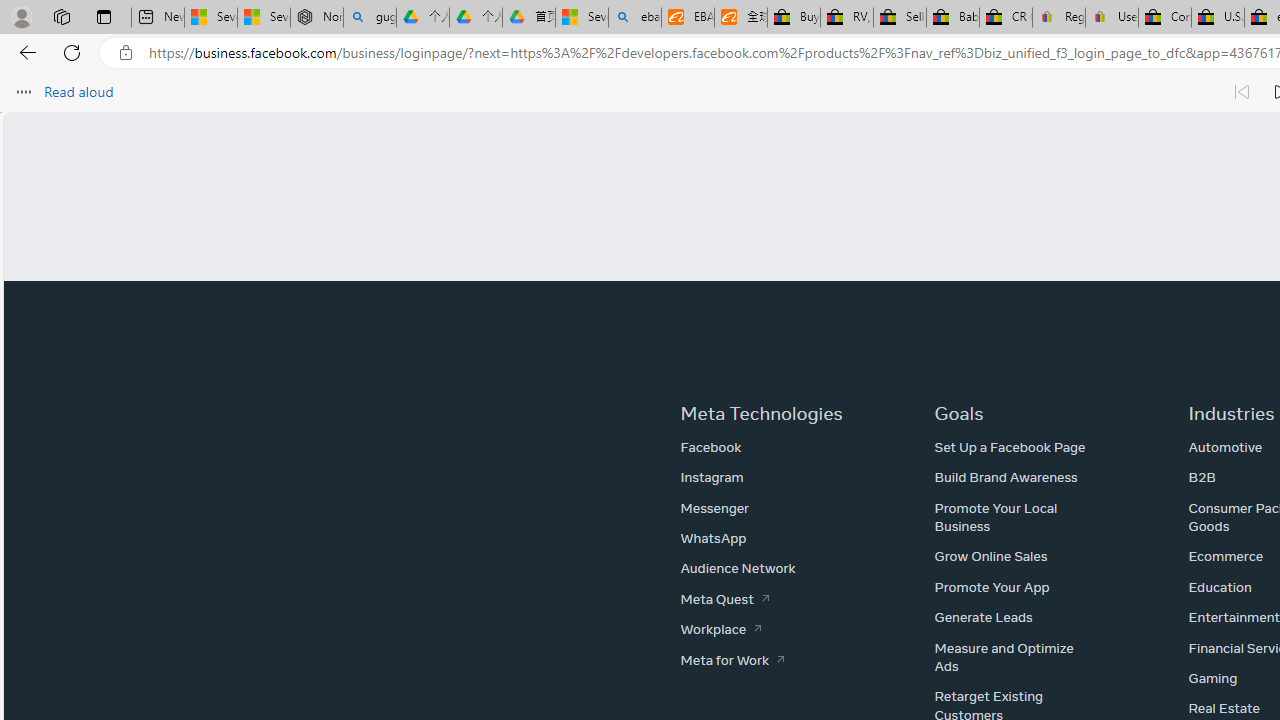 The width and height of the screenshot is (1280, 720). Describe the element at coordinates (714, 506) in the screenshot. I see `'Messenger'` at that location.